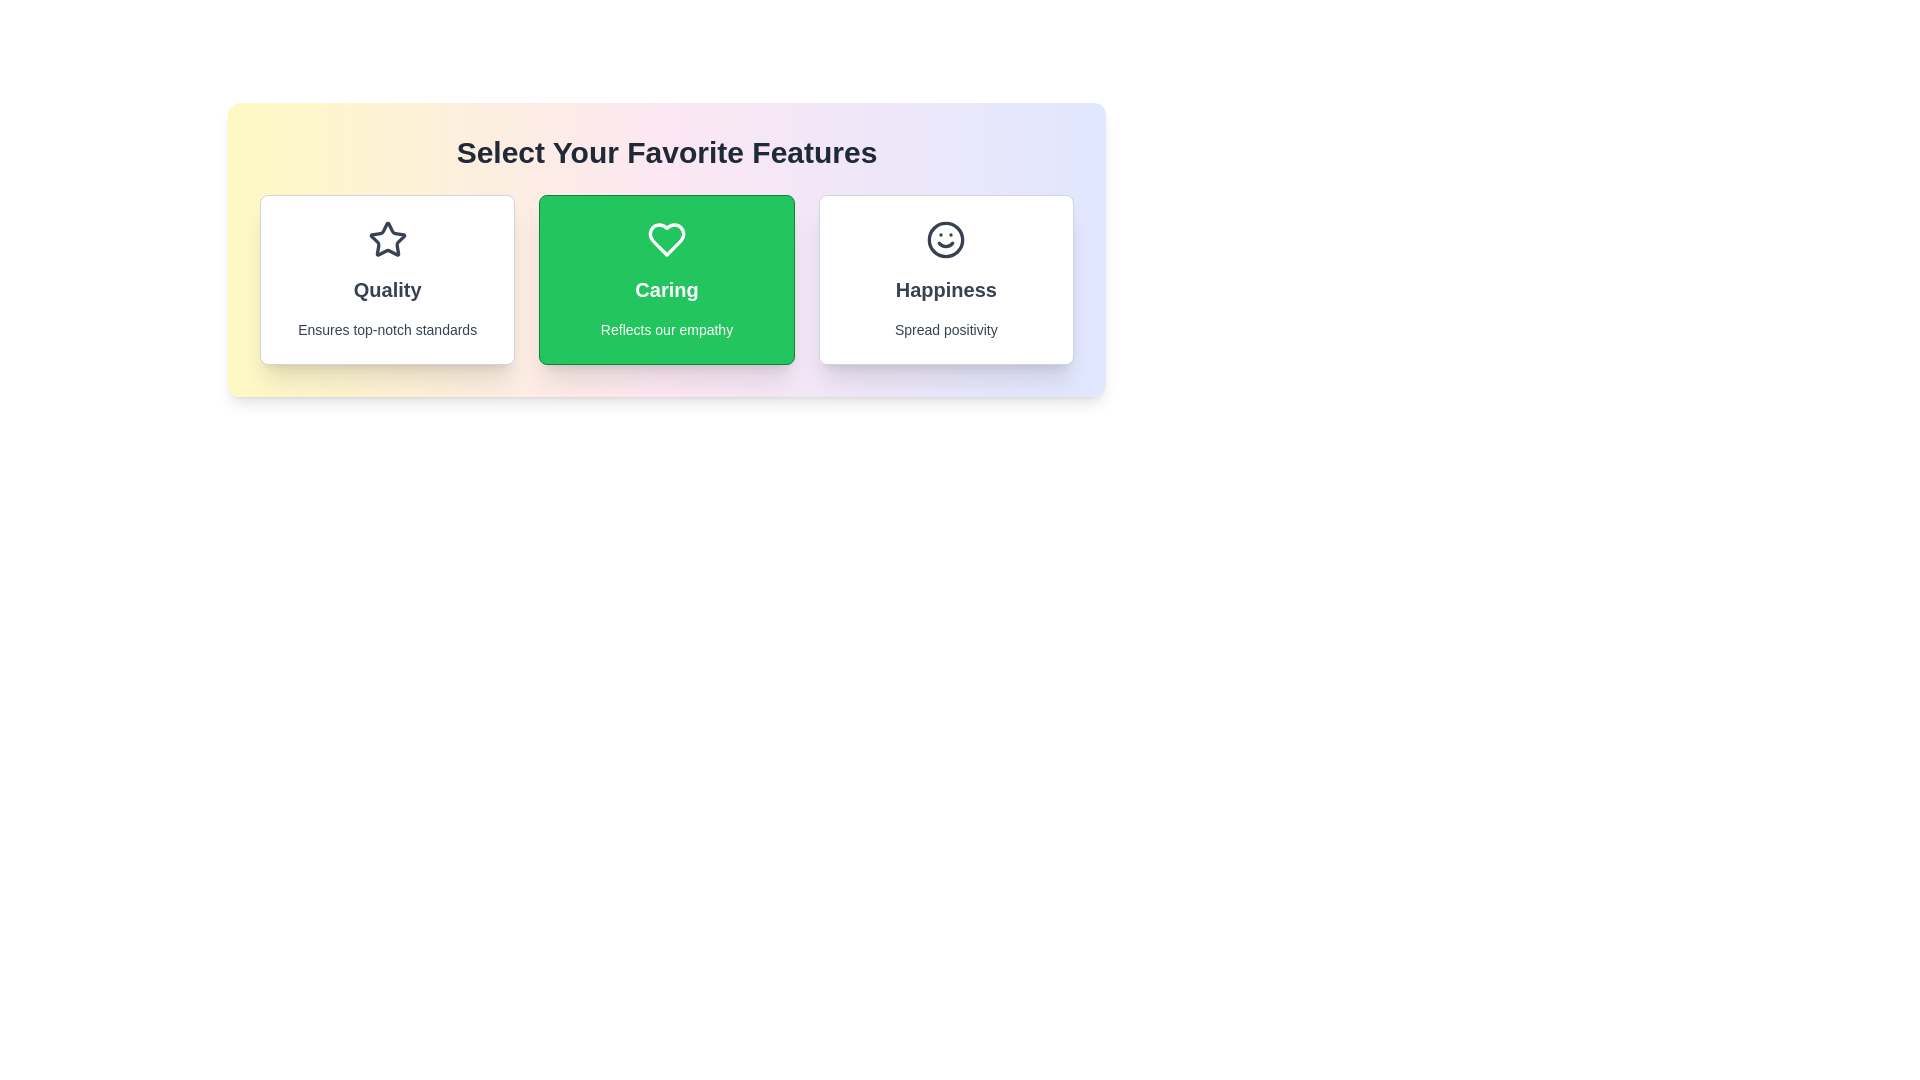  Describe the element at coordinates (667, 280) in the screenshot. I see `the feature card labeled Caring` at that location.